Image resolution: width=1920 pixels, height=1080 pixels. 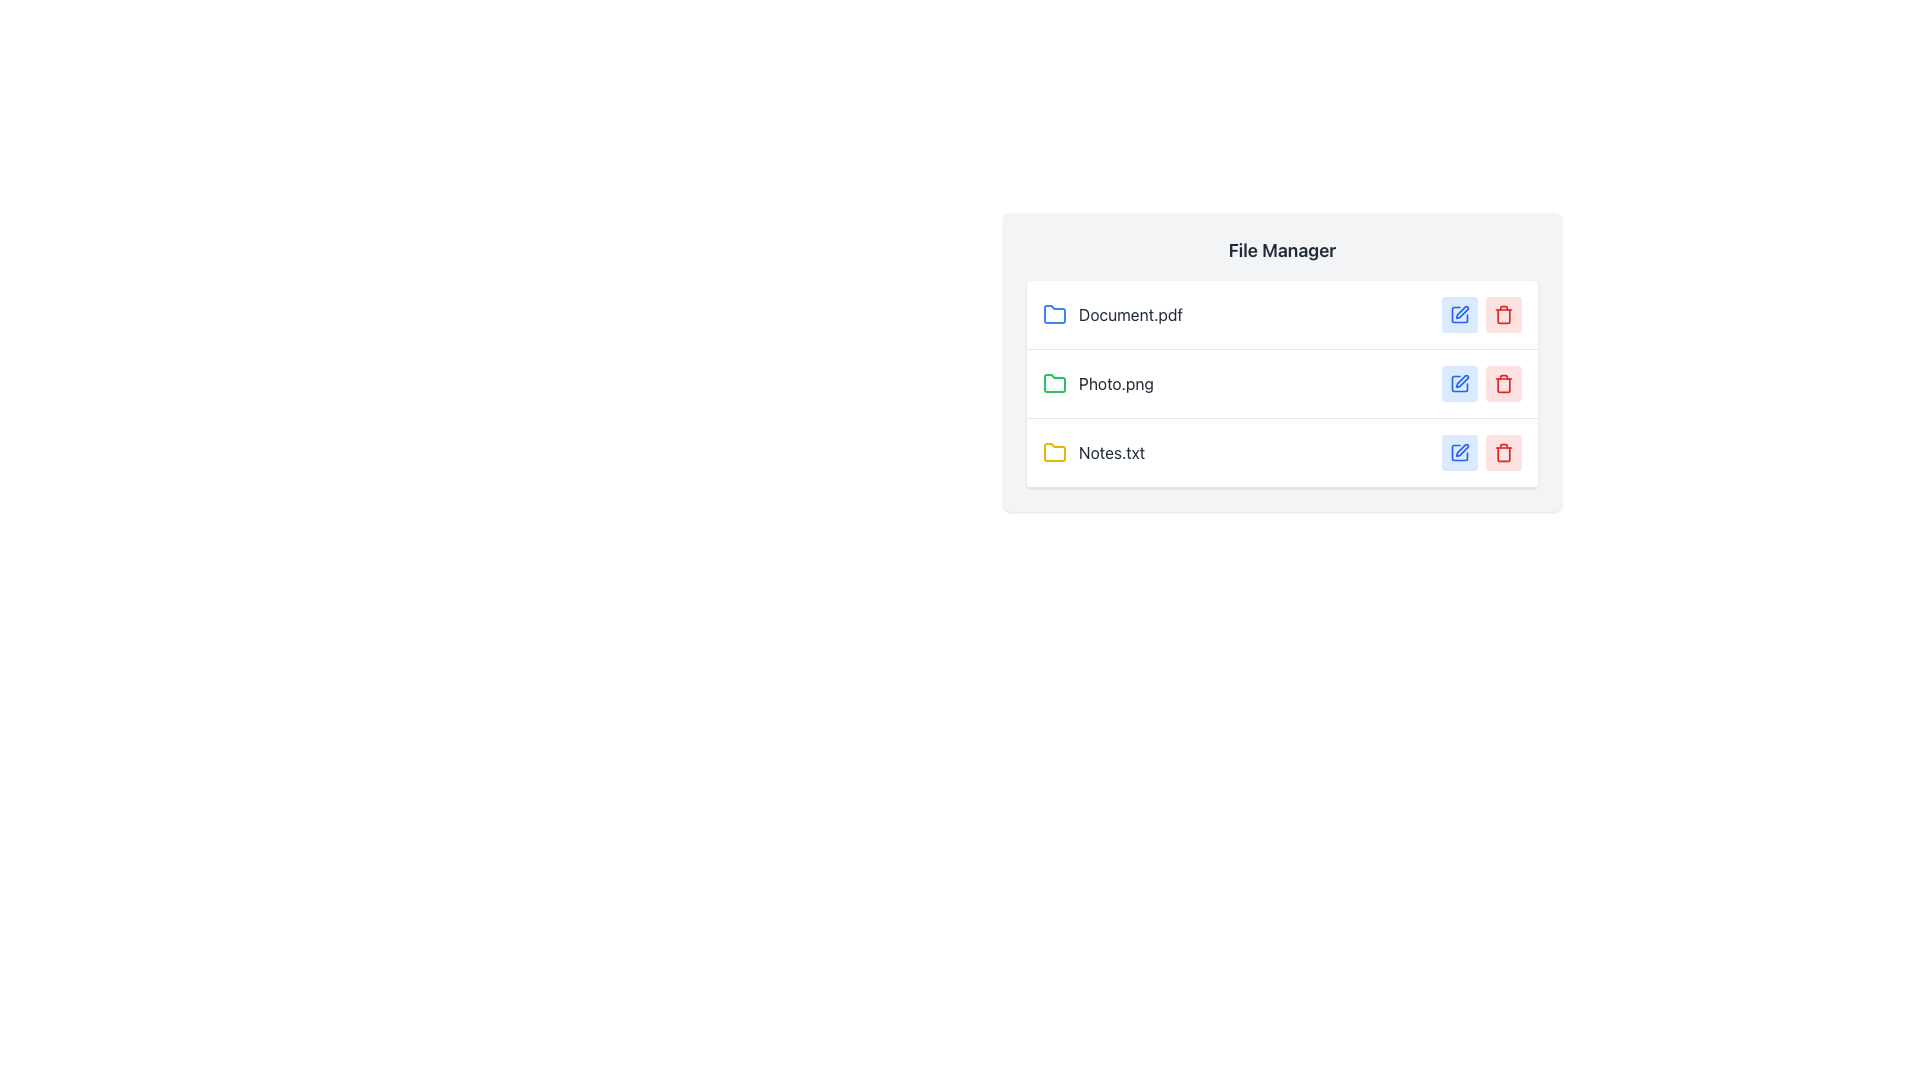 I want to click on the edit action icon button with a blue background located to the right of the 'Photo.png' text label in the second row of the list, so click(x=1459, y=384).